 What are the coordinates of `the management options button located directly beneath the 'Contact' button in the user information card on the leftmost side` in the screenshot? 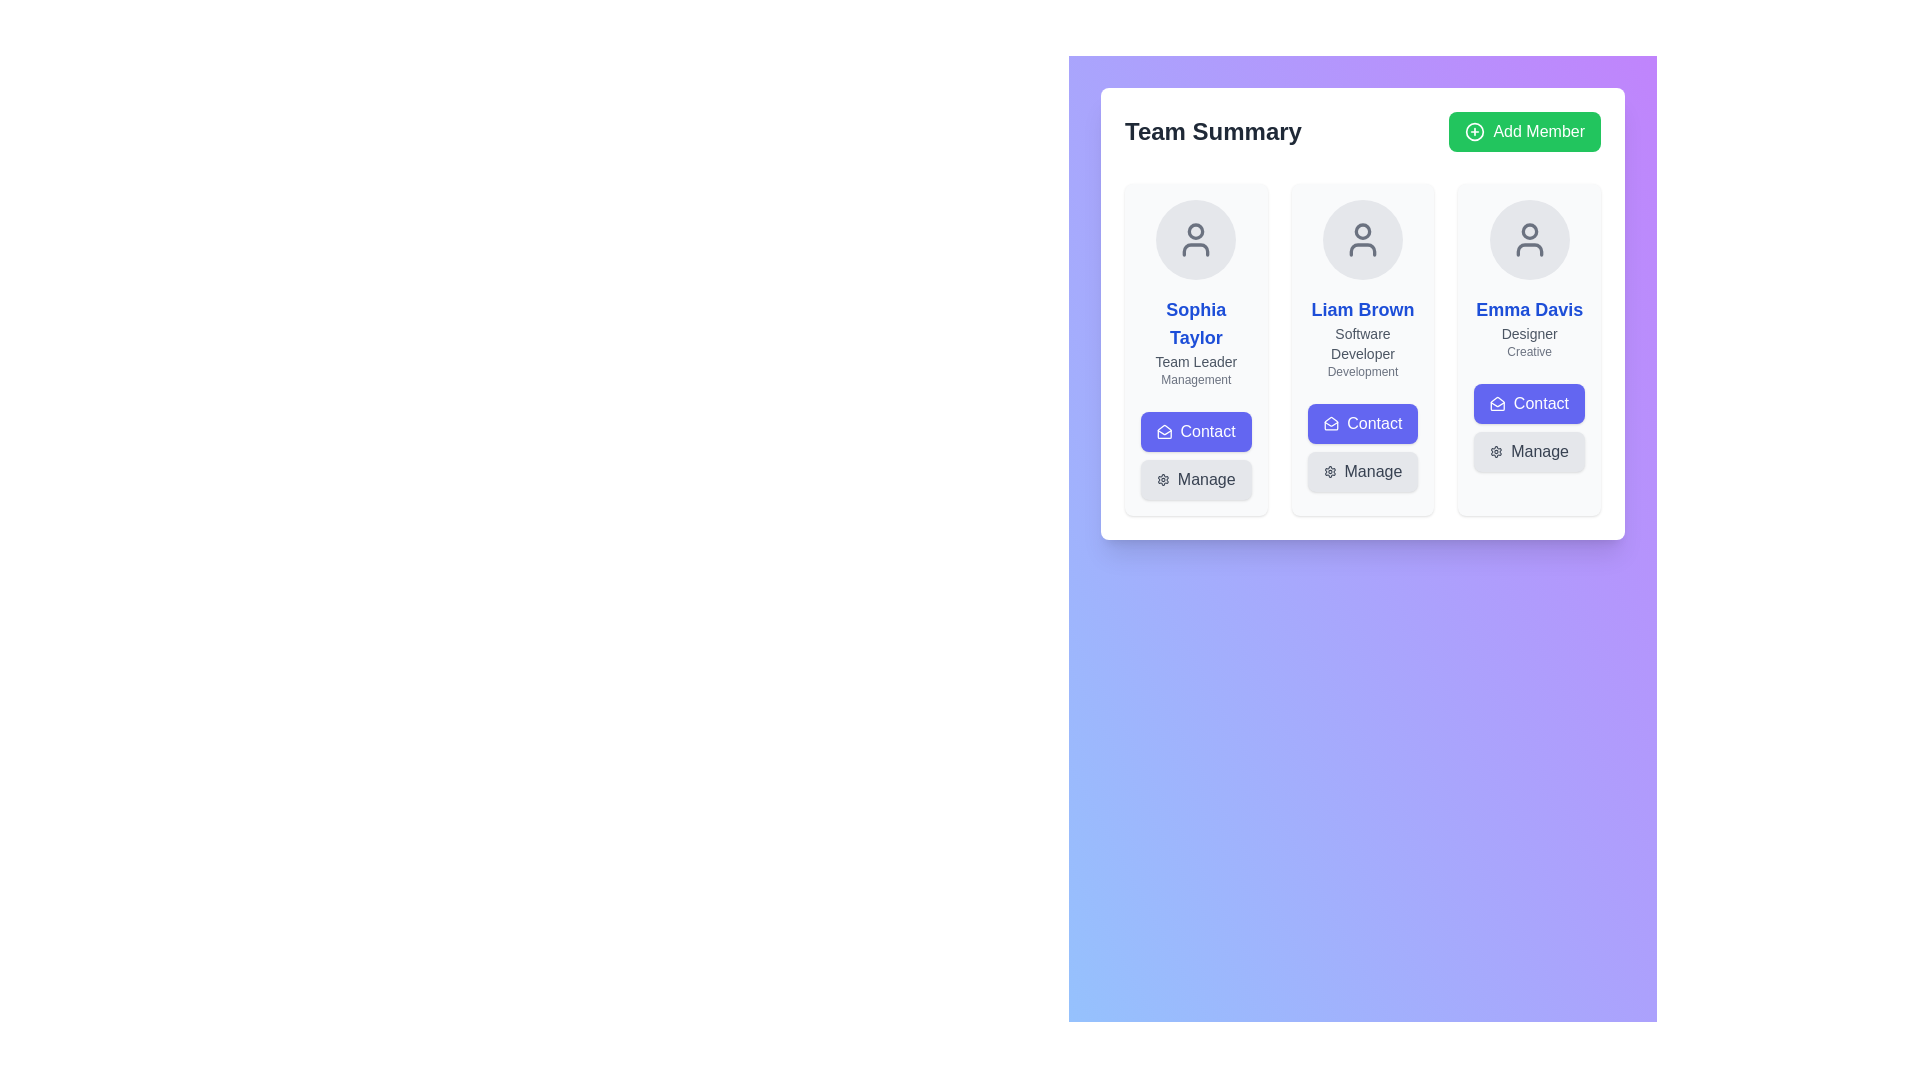 It's located at (1196, 479).